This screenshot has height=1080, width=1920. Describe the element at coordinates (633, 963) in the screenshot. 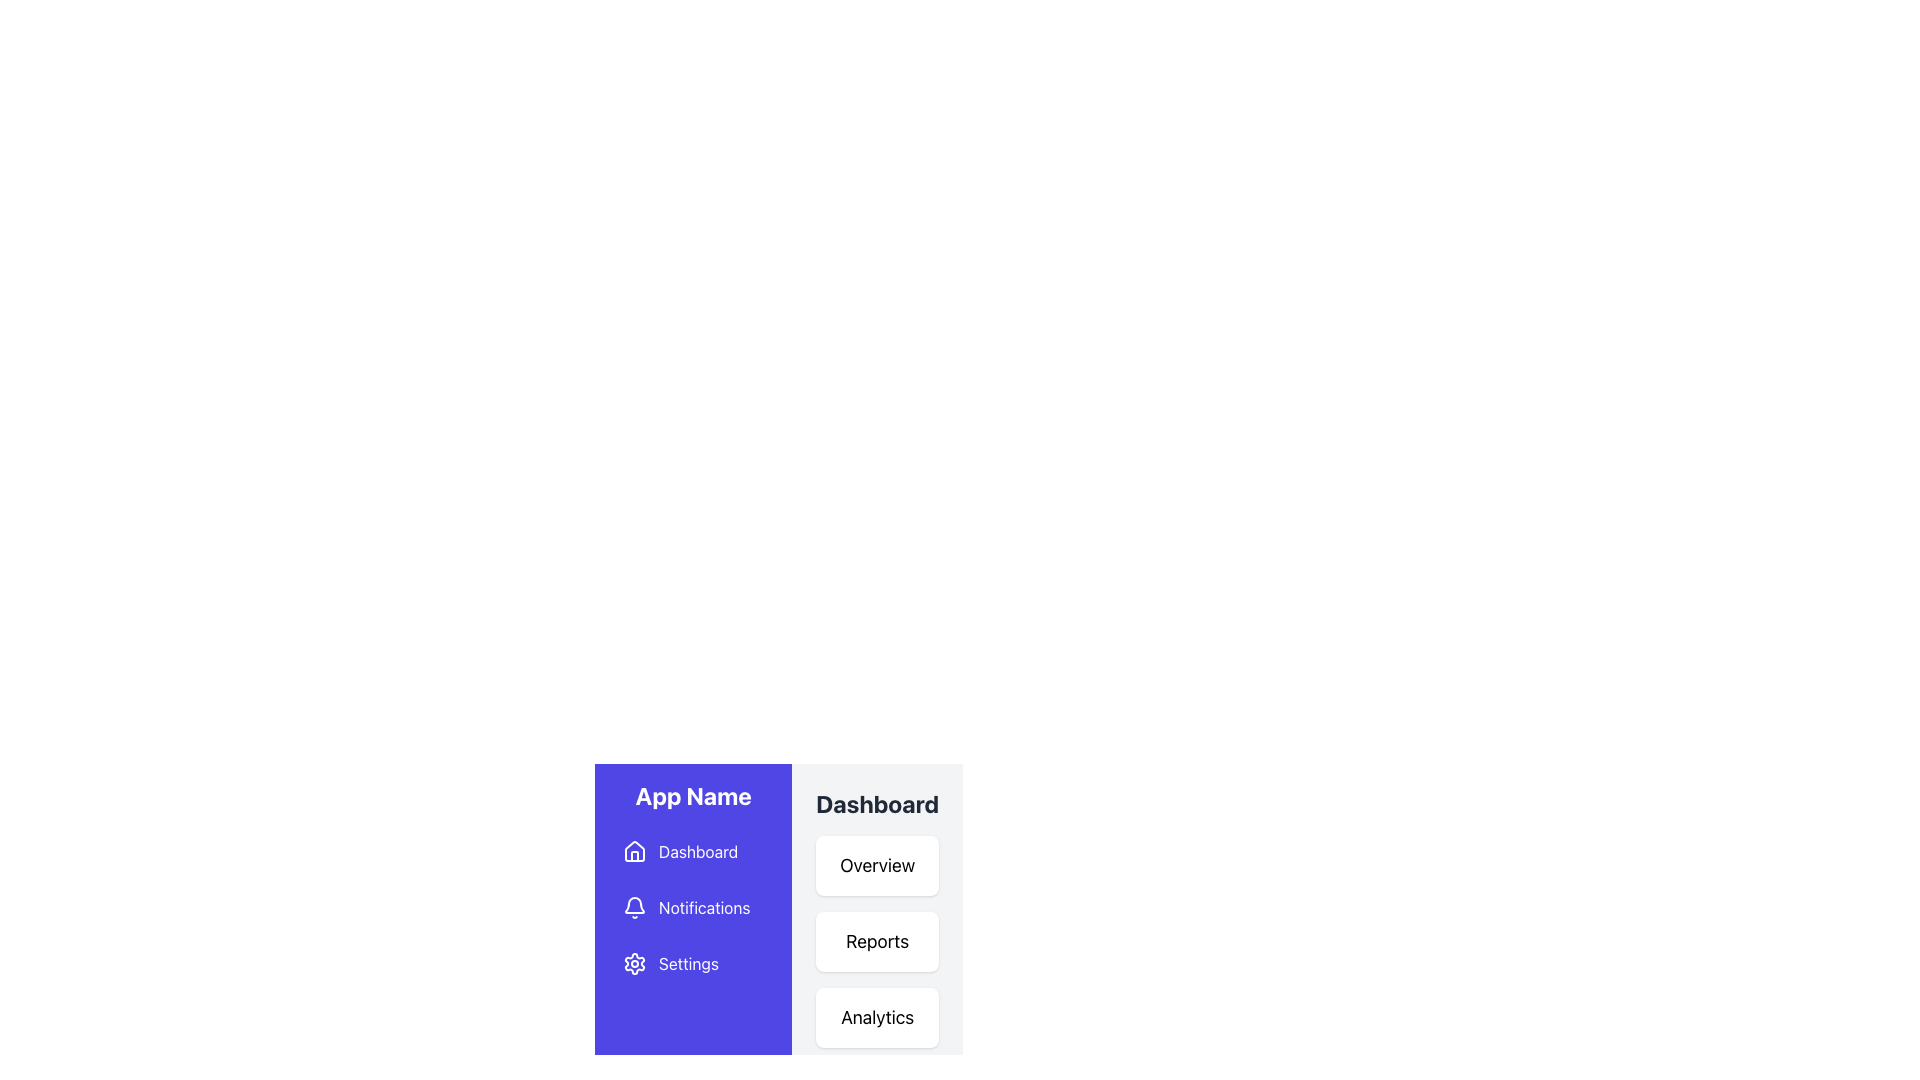

I see `the 'Settings' icon button in the sidebar` at that location.